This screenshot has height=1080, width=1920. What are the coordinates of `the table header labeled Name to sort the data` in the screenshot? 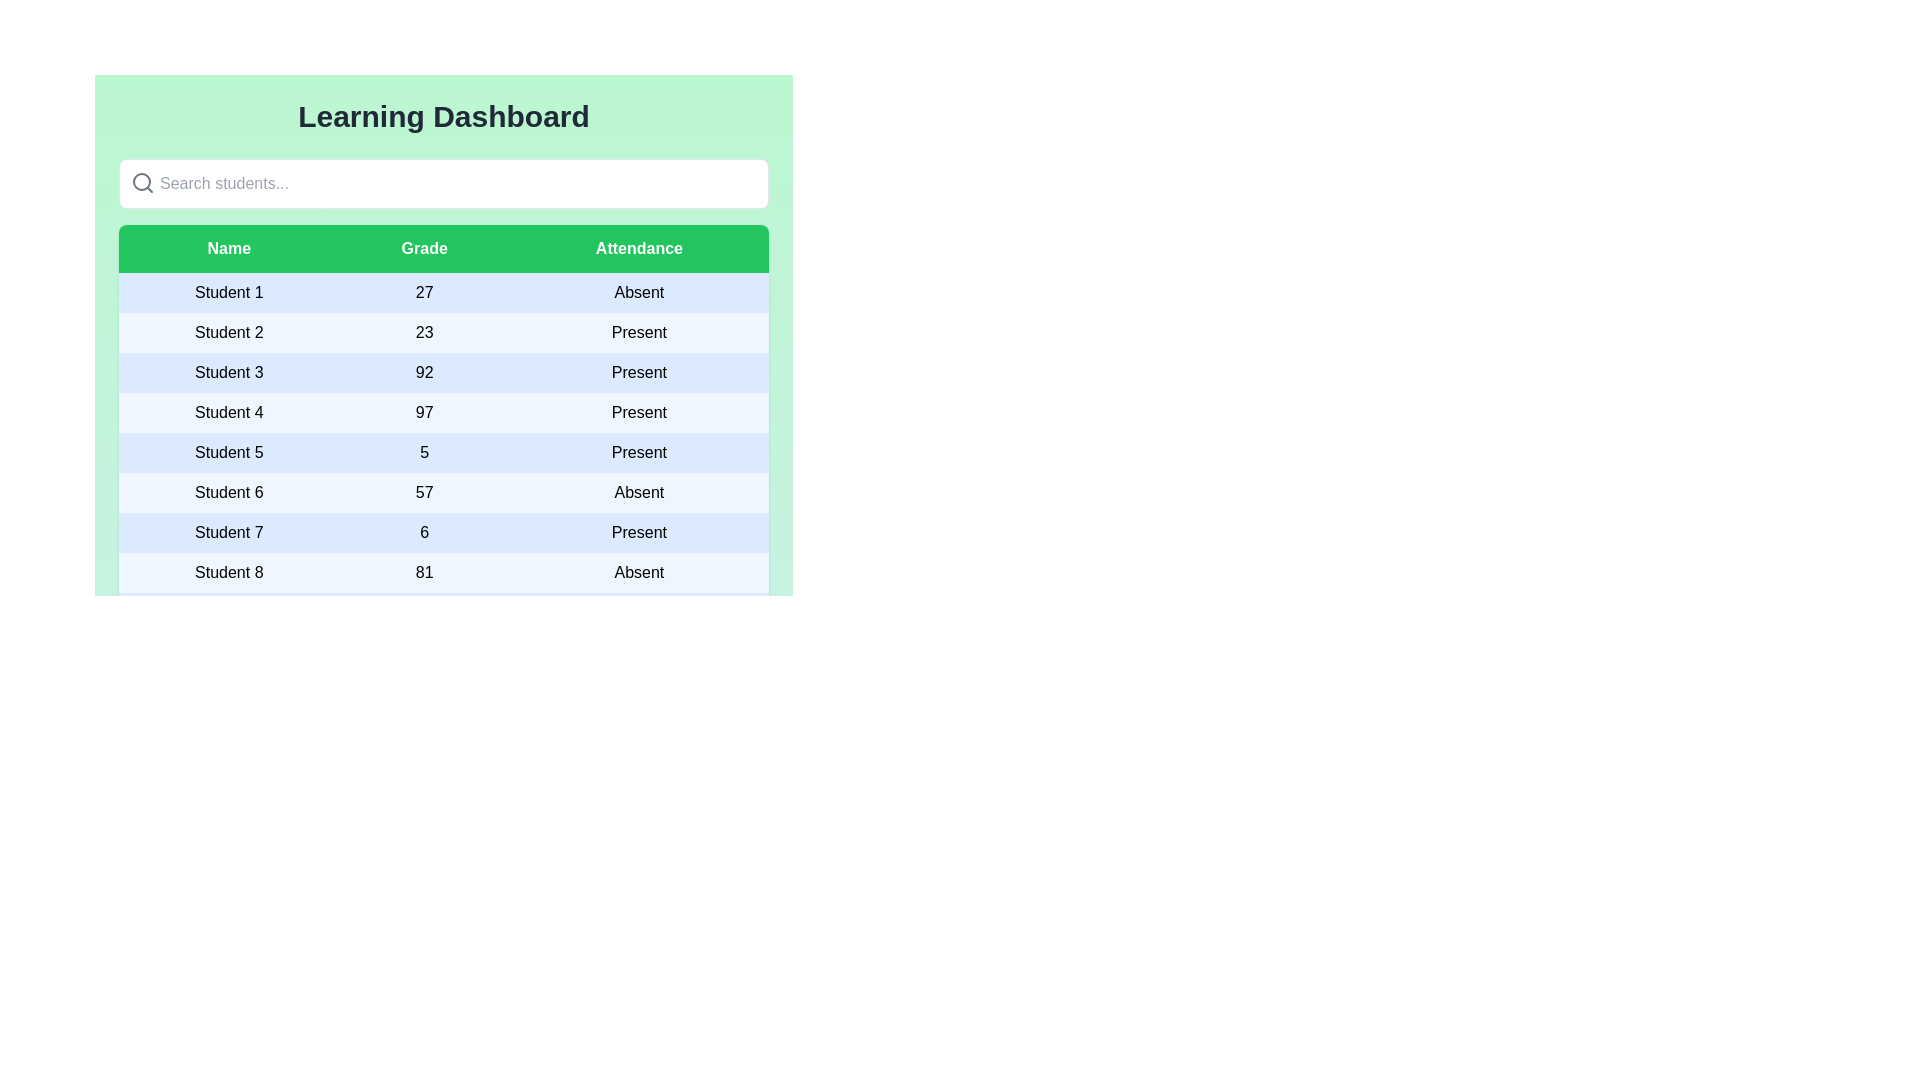 It's located at (229, 248).